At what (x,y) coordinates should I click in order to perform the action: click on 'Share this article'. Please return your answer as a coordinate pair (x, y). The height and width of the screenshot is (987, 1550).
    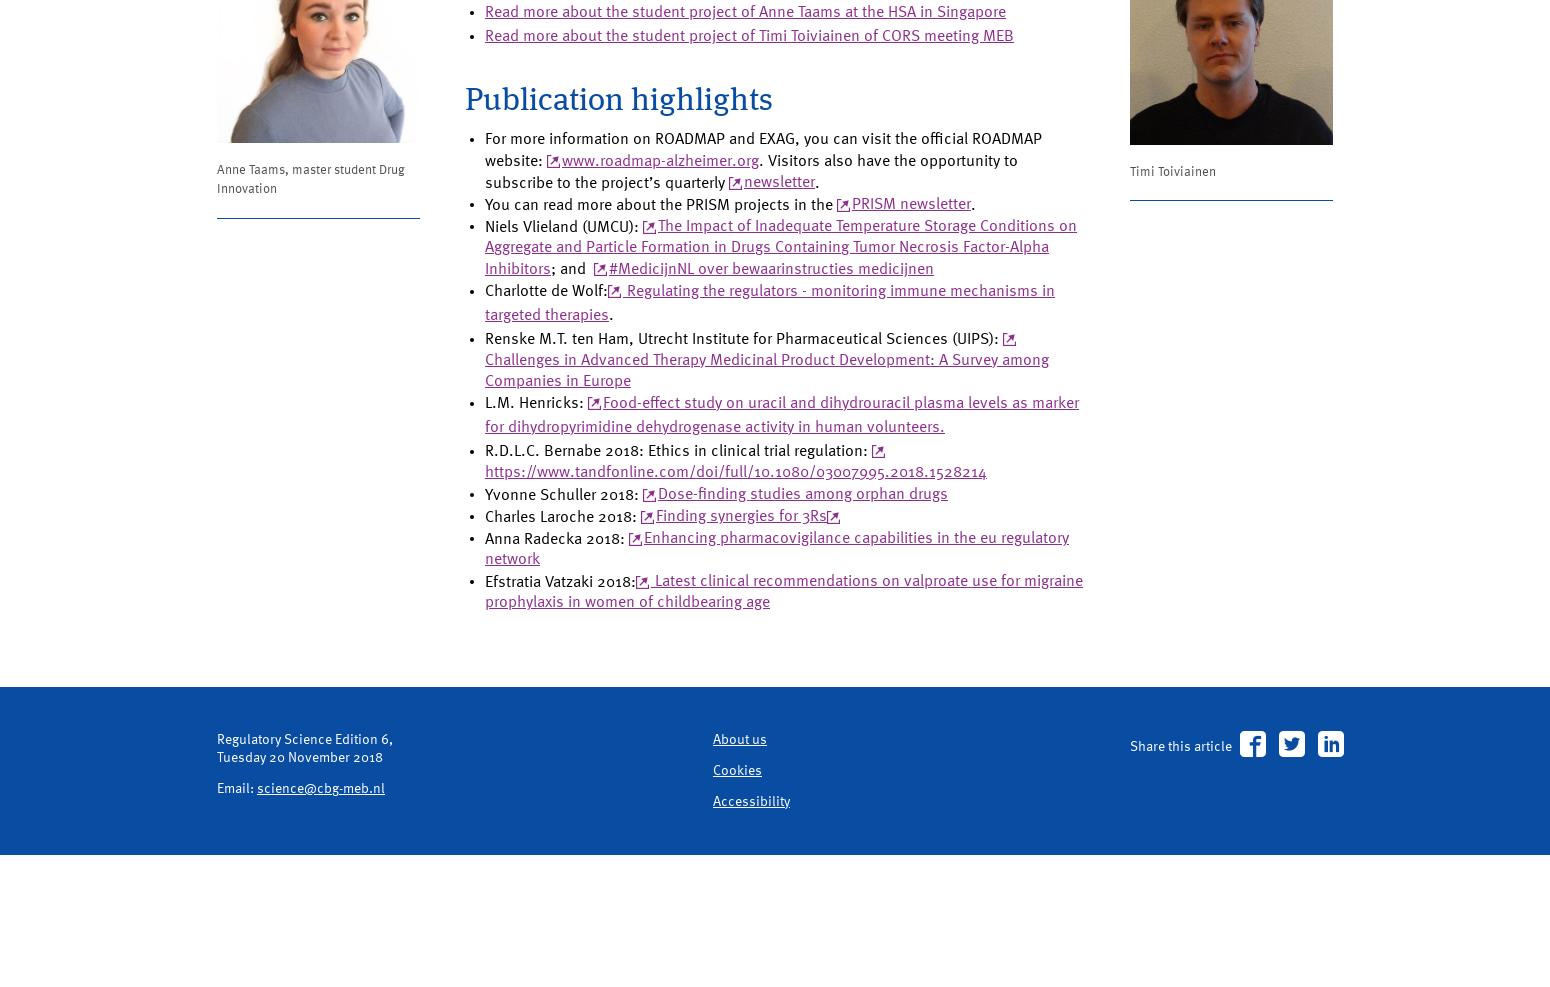
    Looking at the image, I should click on (1186, 869).